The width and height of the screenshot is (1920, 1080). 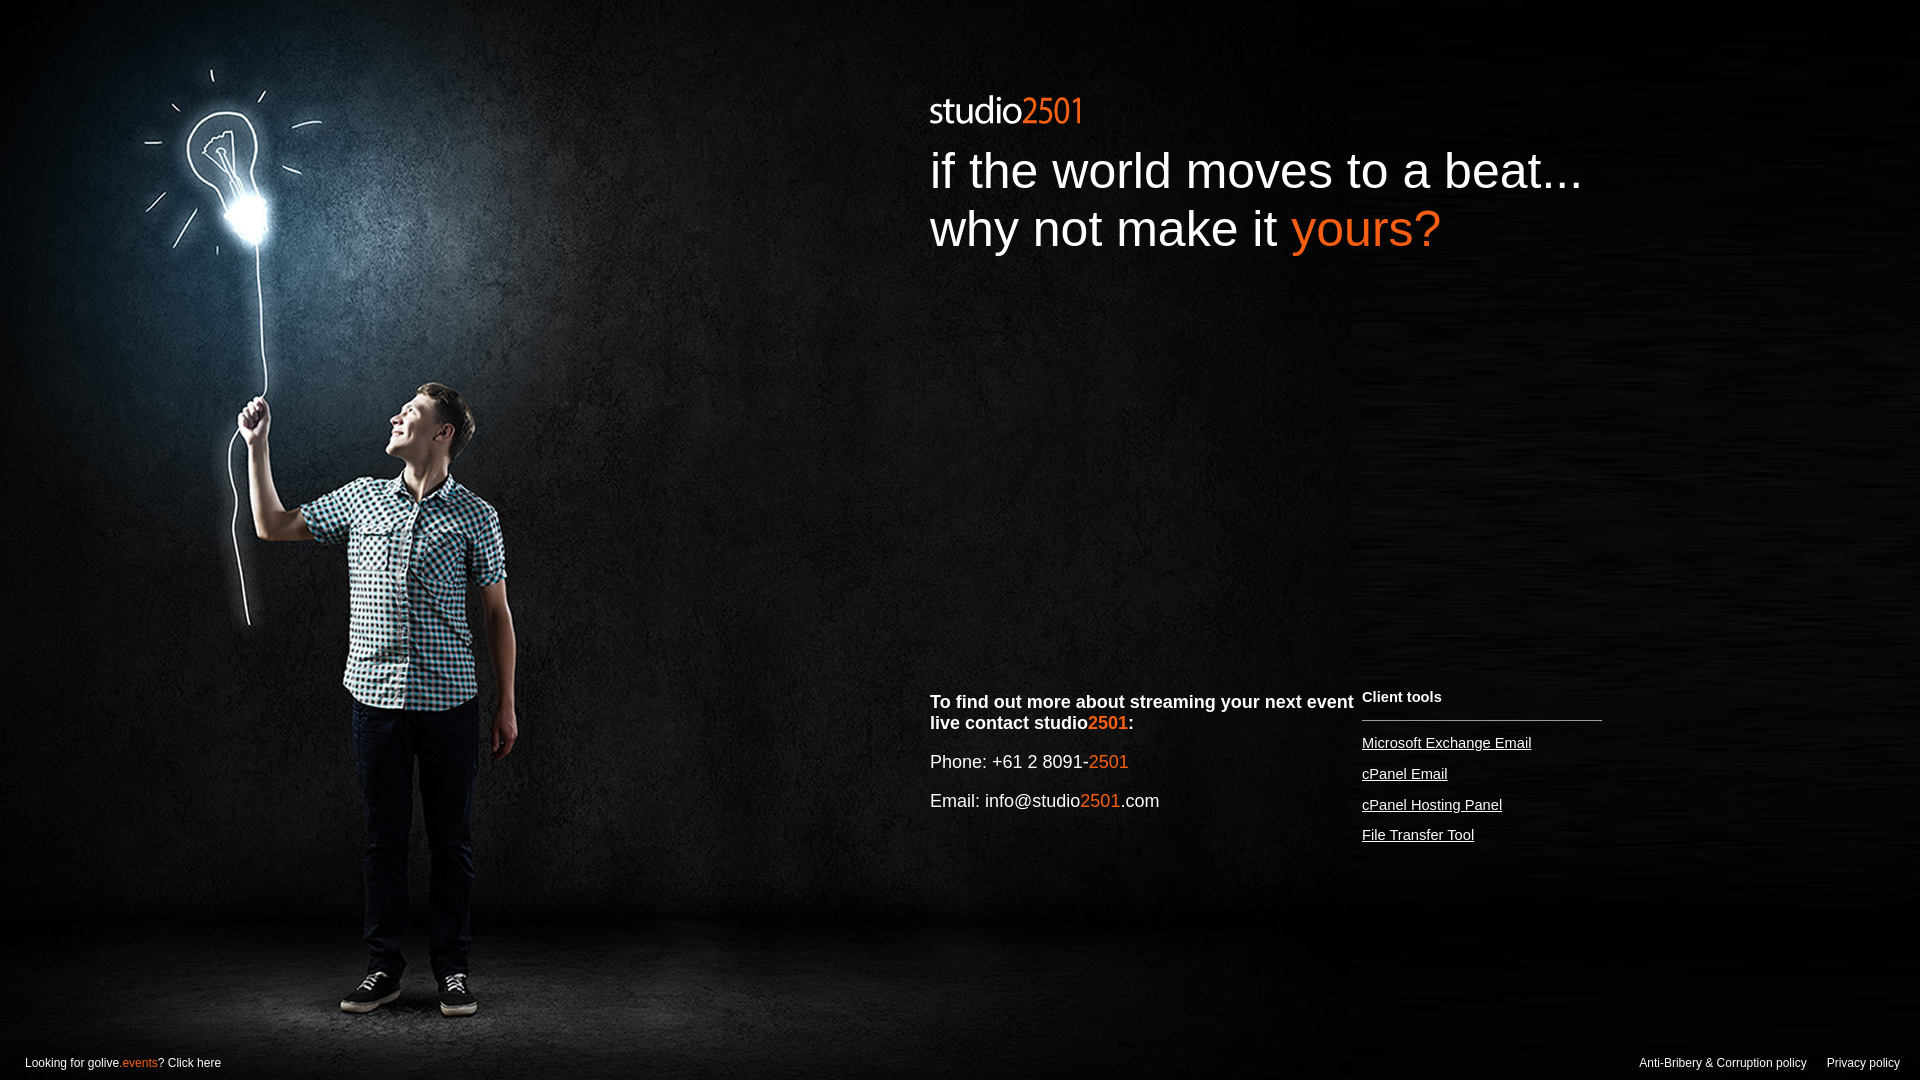 I want to click on 'Microsoft Exchange Email', so click(x=1446, y=743).